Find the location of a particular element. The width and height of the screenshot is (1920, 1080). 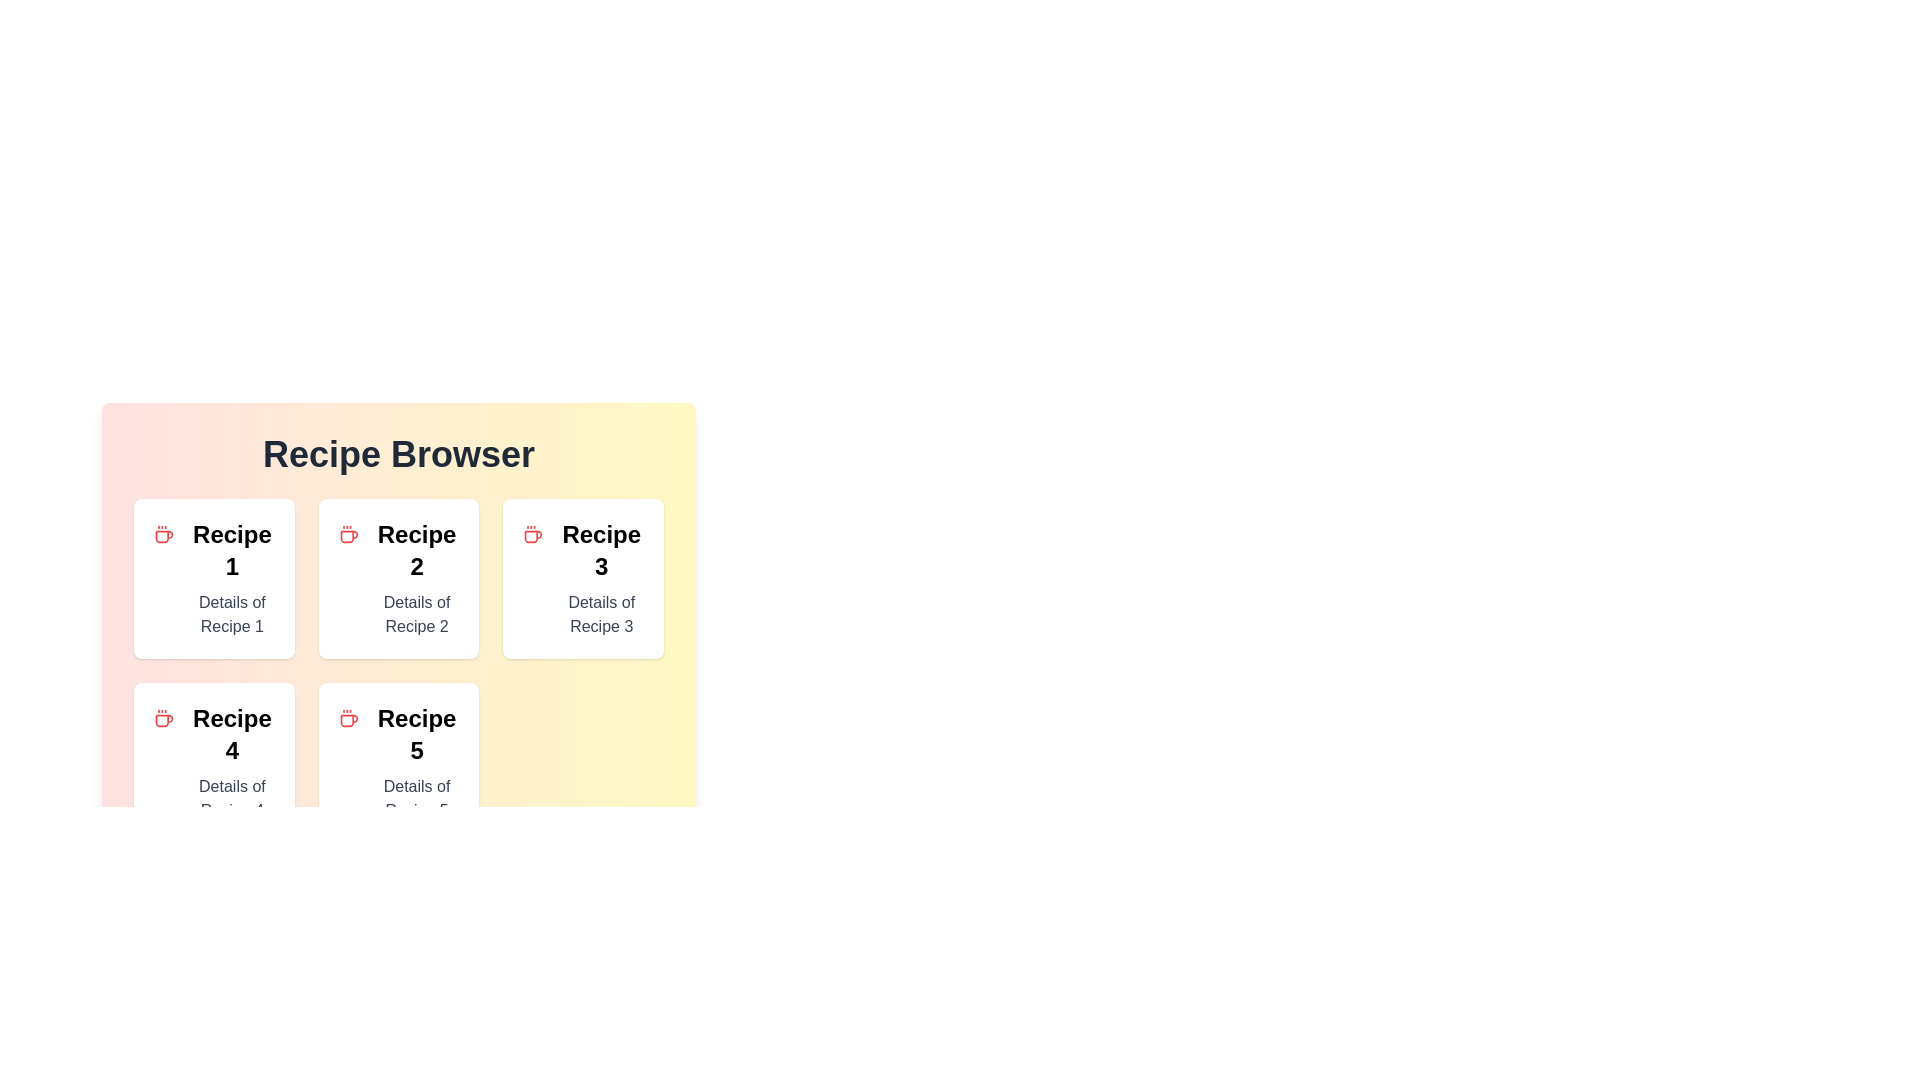

label associated with the red coffee cup icon located at the top-left corner of the card labeled 'Recipe 3' is located at coordinates (533, 534).